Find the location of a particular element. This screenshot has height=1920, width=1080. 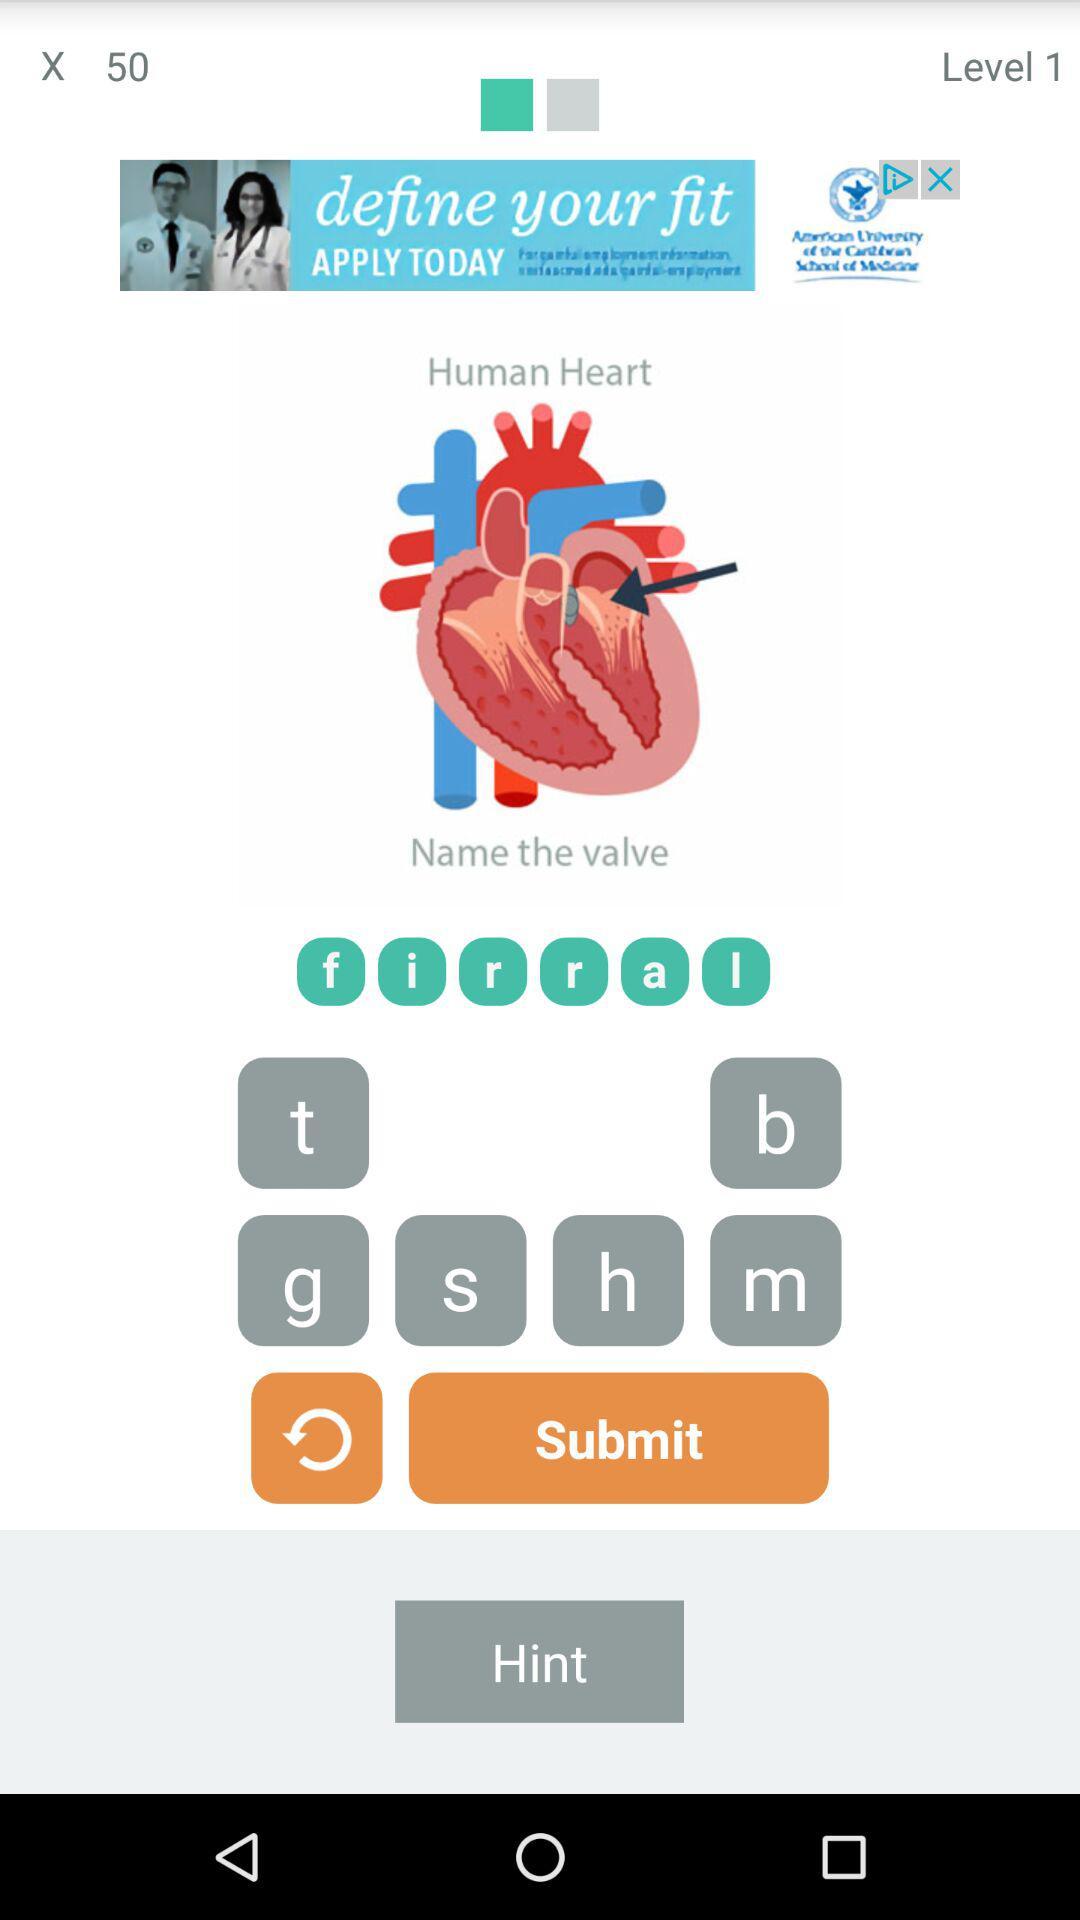

advertisement is located at coordinates (540, 225).